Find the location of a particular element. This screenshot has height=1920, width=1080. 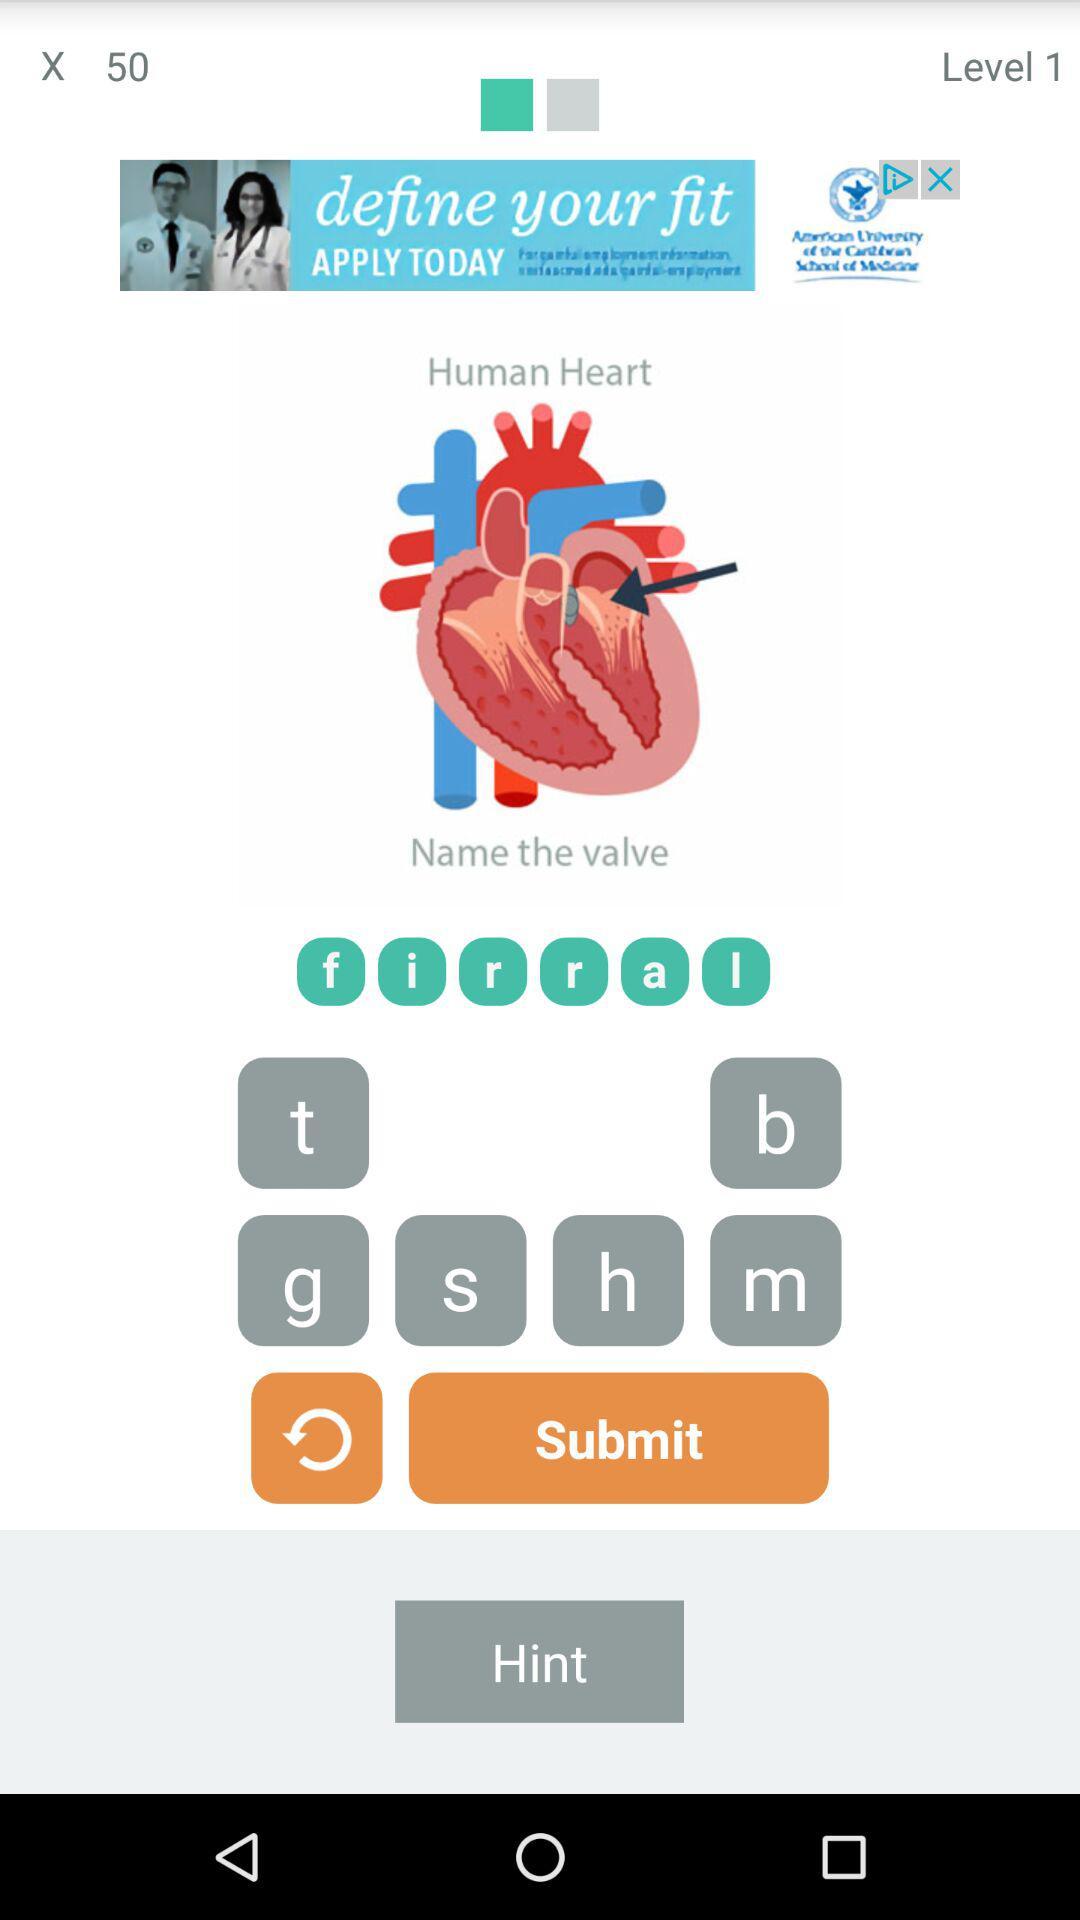

advertisement is located at coordinates (540, 225).